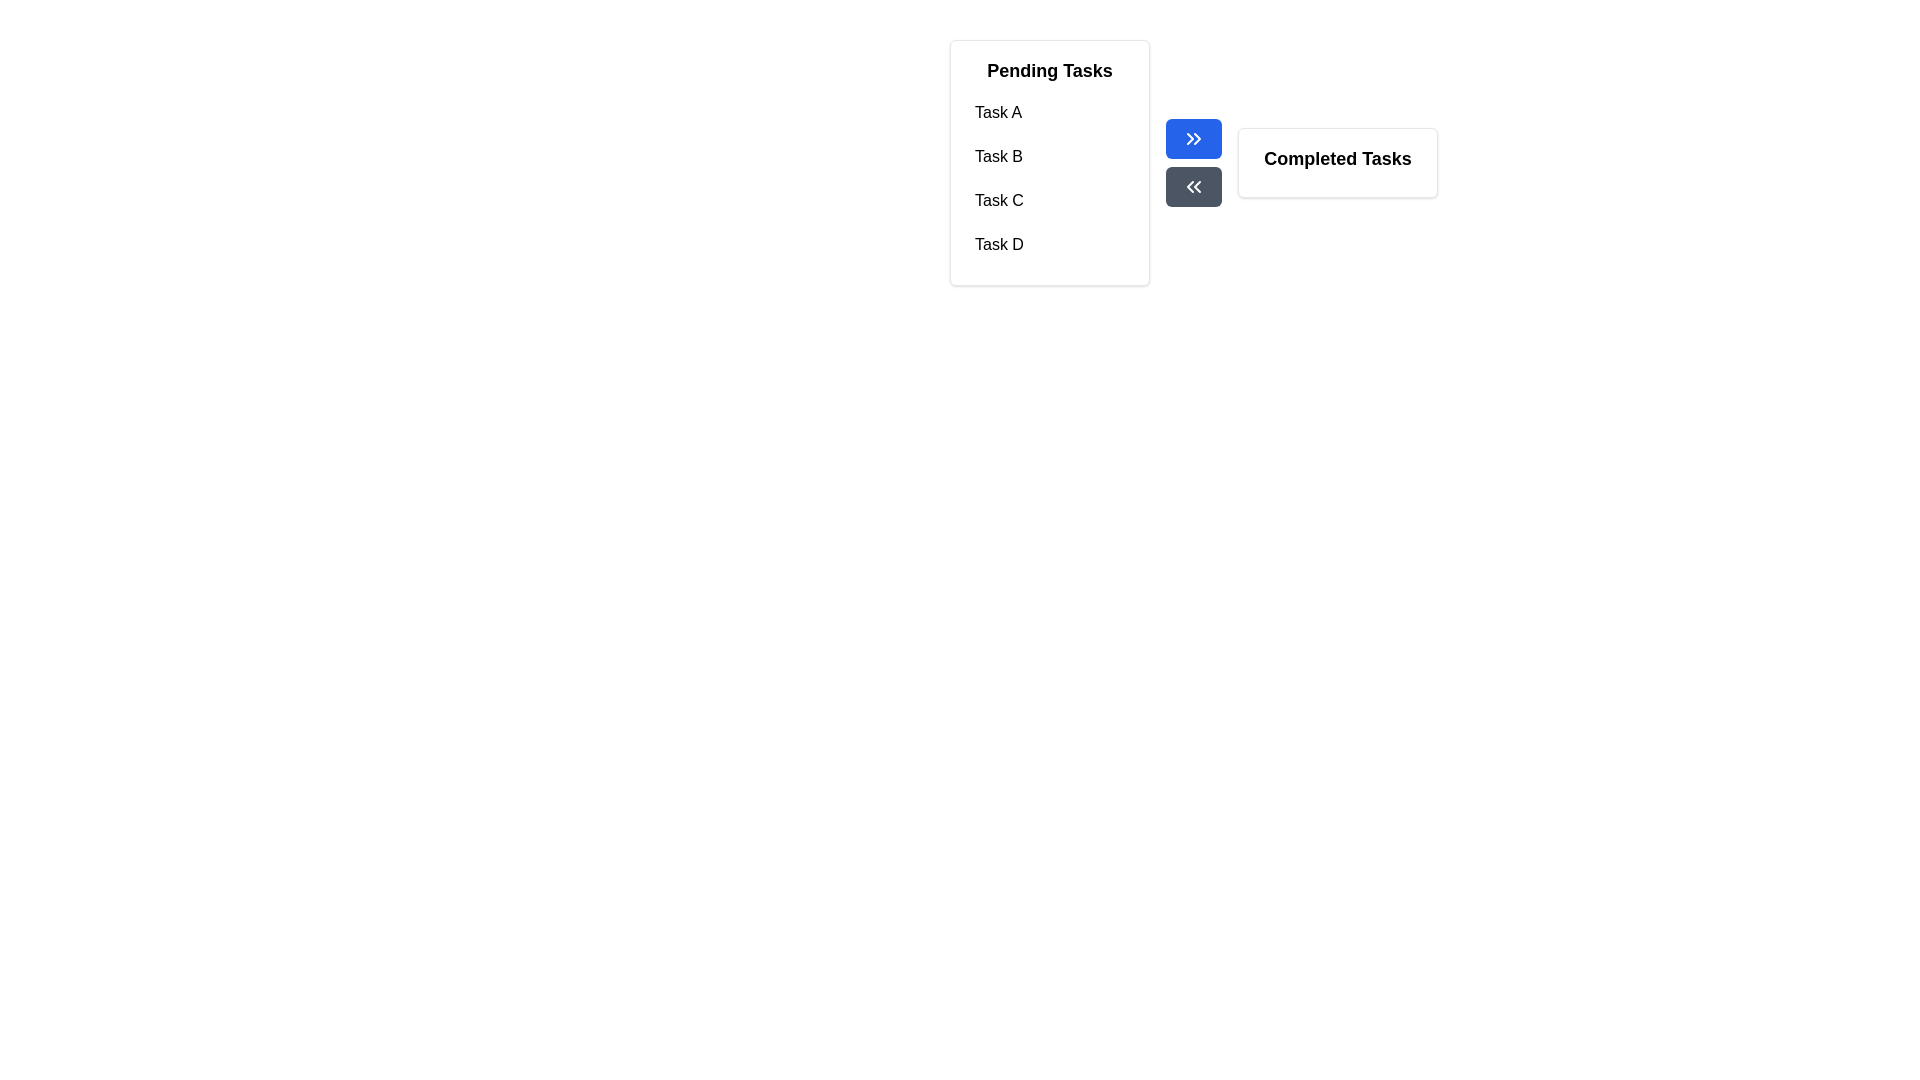  I want to click on the first item in the 'Pending Tasks' list, which is named 'Task A', so click(1049, 112).